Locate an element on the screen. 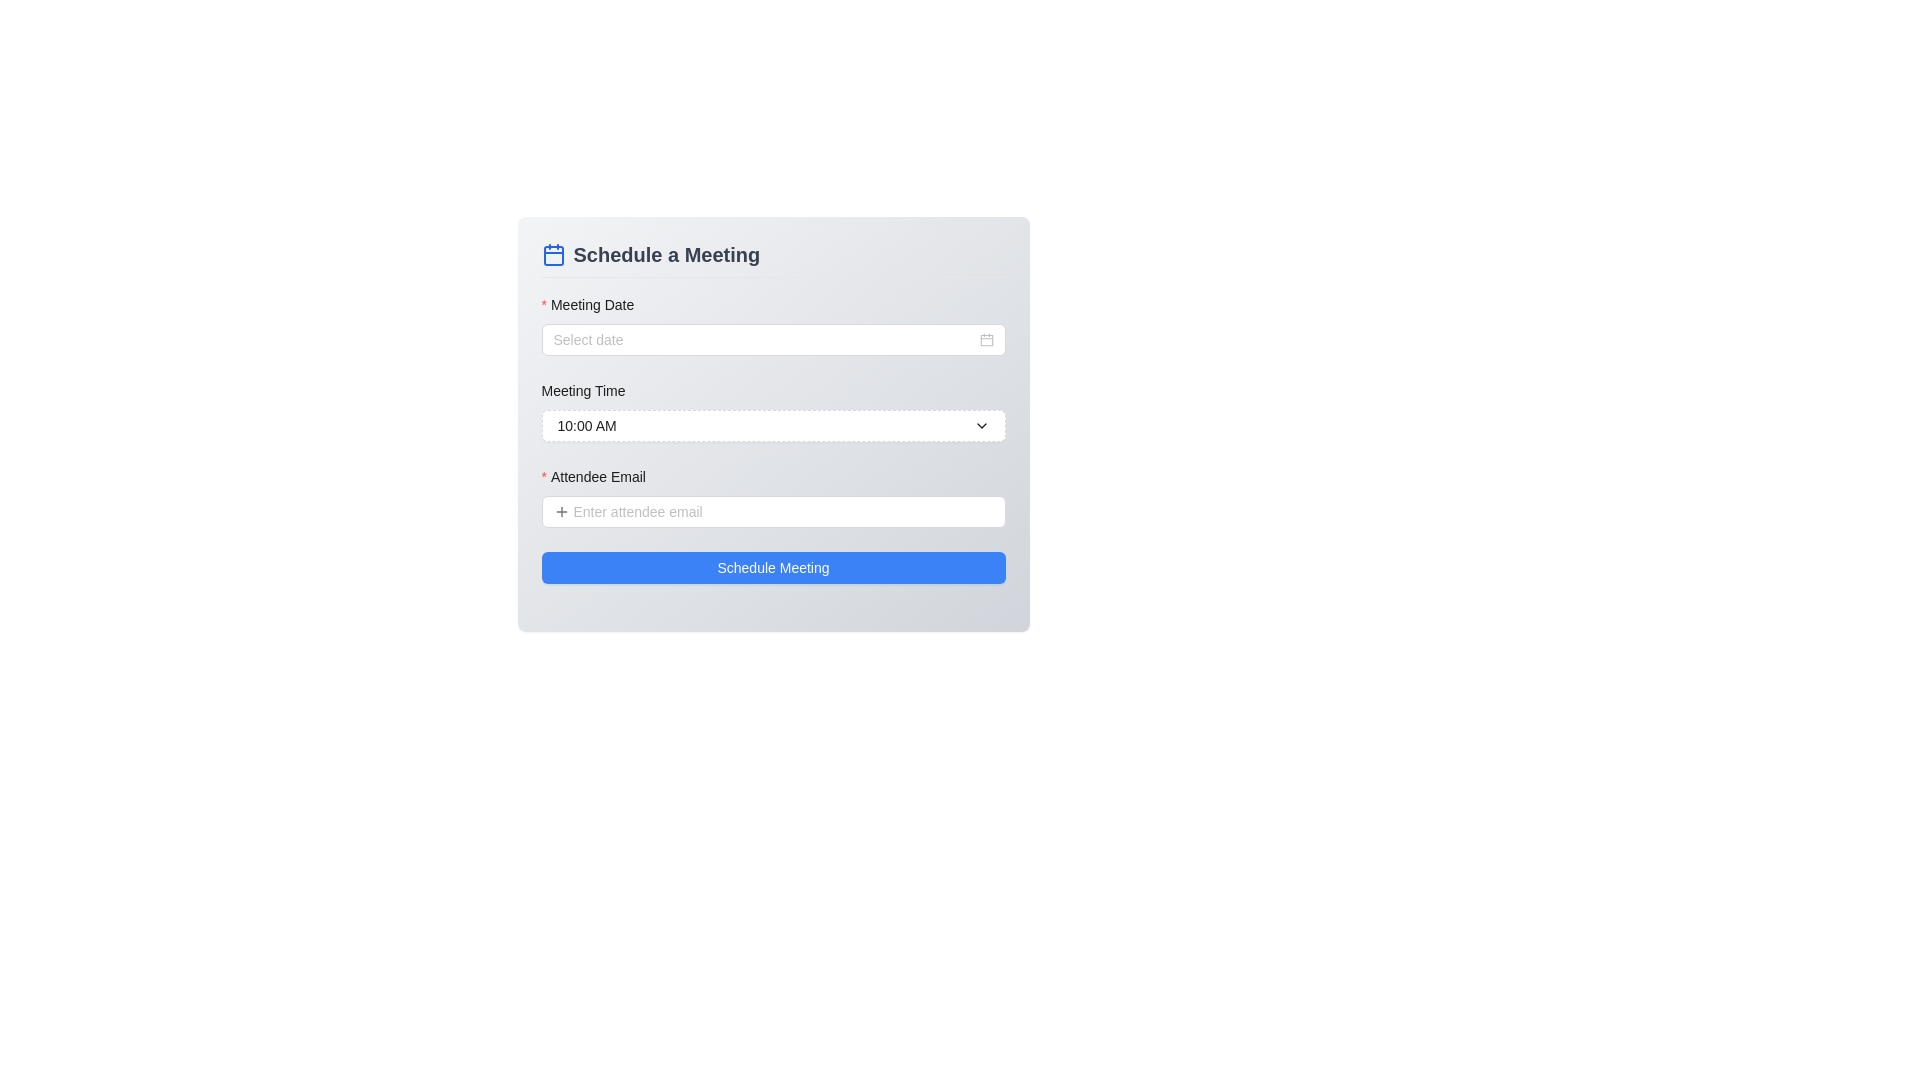 The image size is (1920, 1080). the button with an icon located at the far-right end of the 'Meeting Date' input field is located at coordinates (986, 338).